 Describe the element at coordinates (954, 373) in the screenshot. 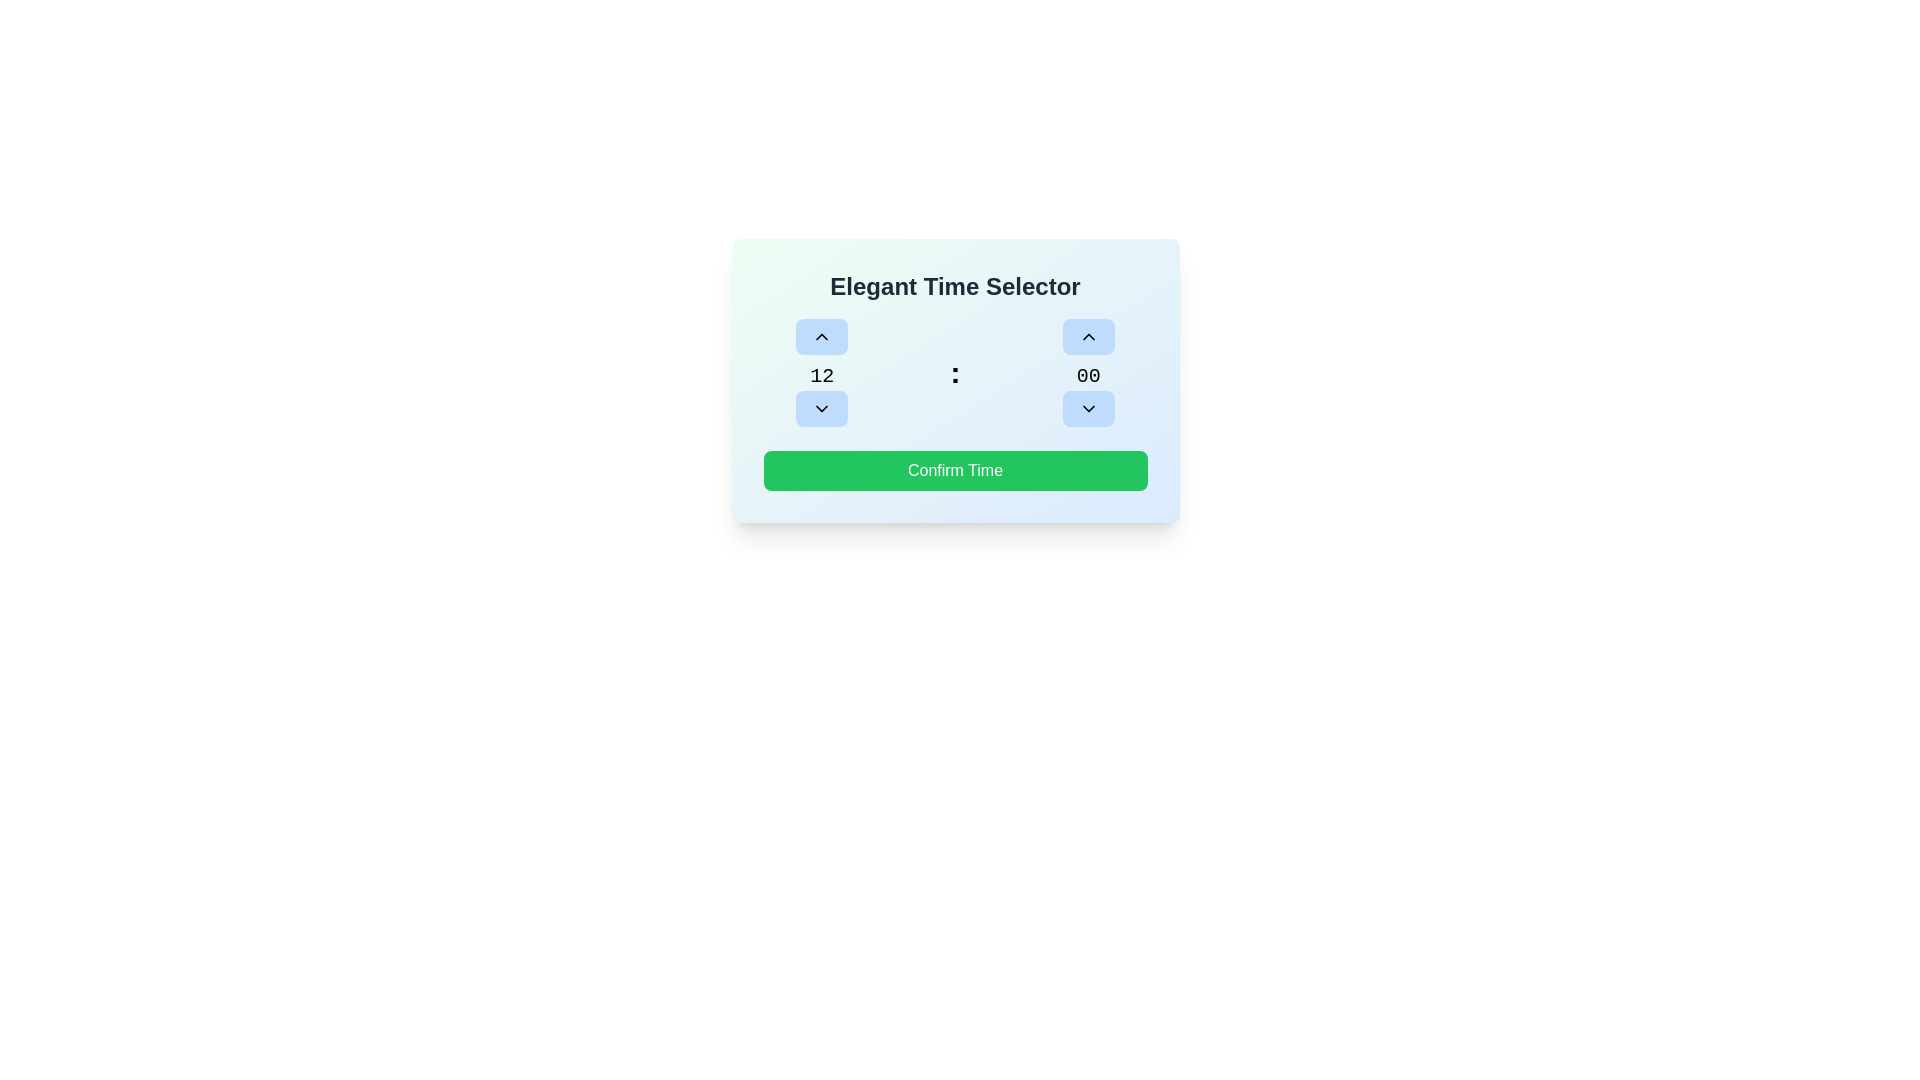

I see `the colon symbol ':' which is a large font text label centered between '12' and '00'` at that location.